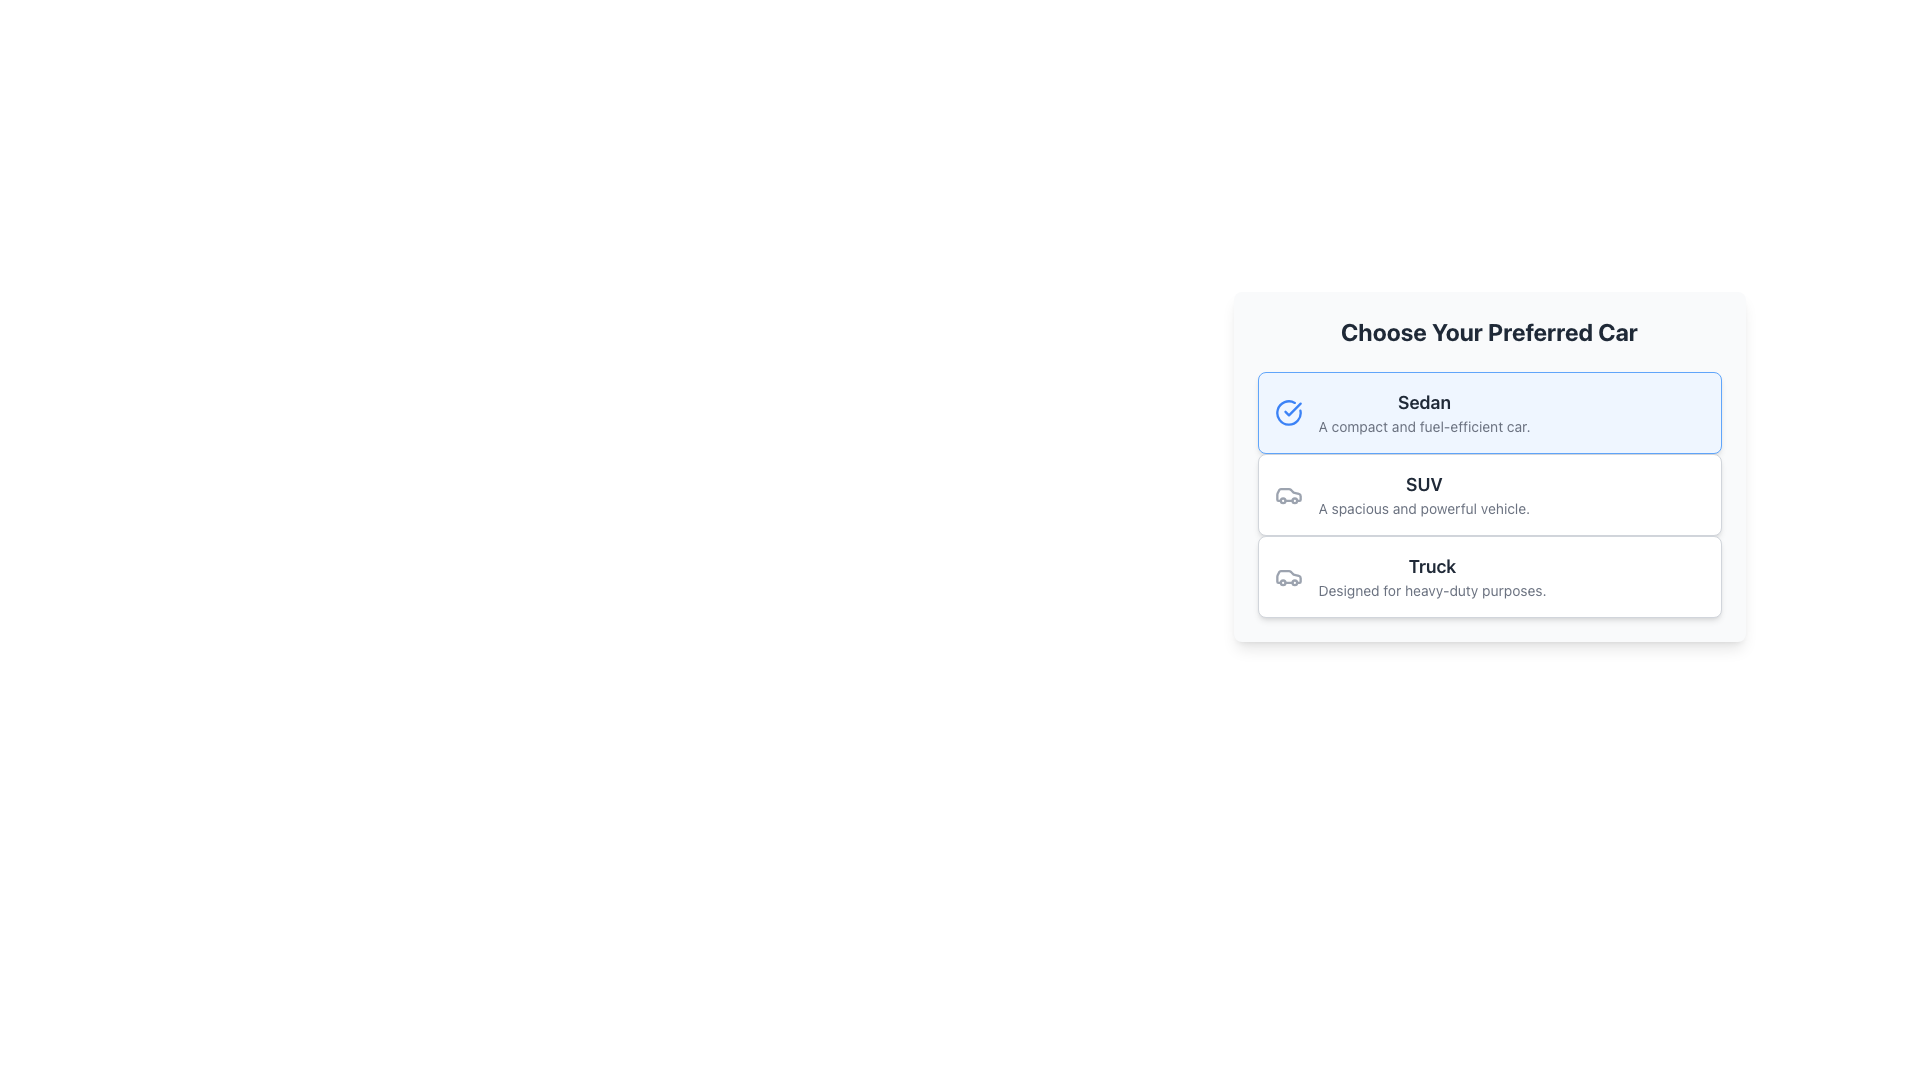  What do you see at coordinates (1489, 494) in the screenshot?
I see `the SUV option card located in the vertical list of car options, specifically the second card under the heading 'Choose Your Preferred Car'` at bounding box center [1489, 494].